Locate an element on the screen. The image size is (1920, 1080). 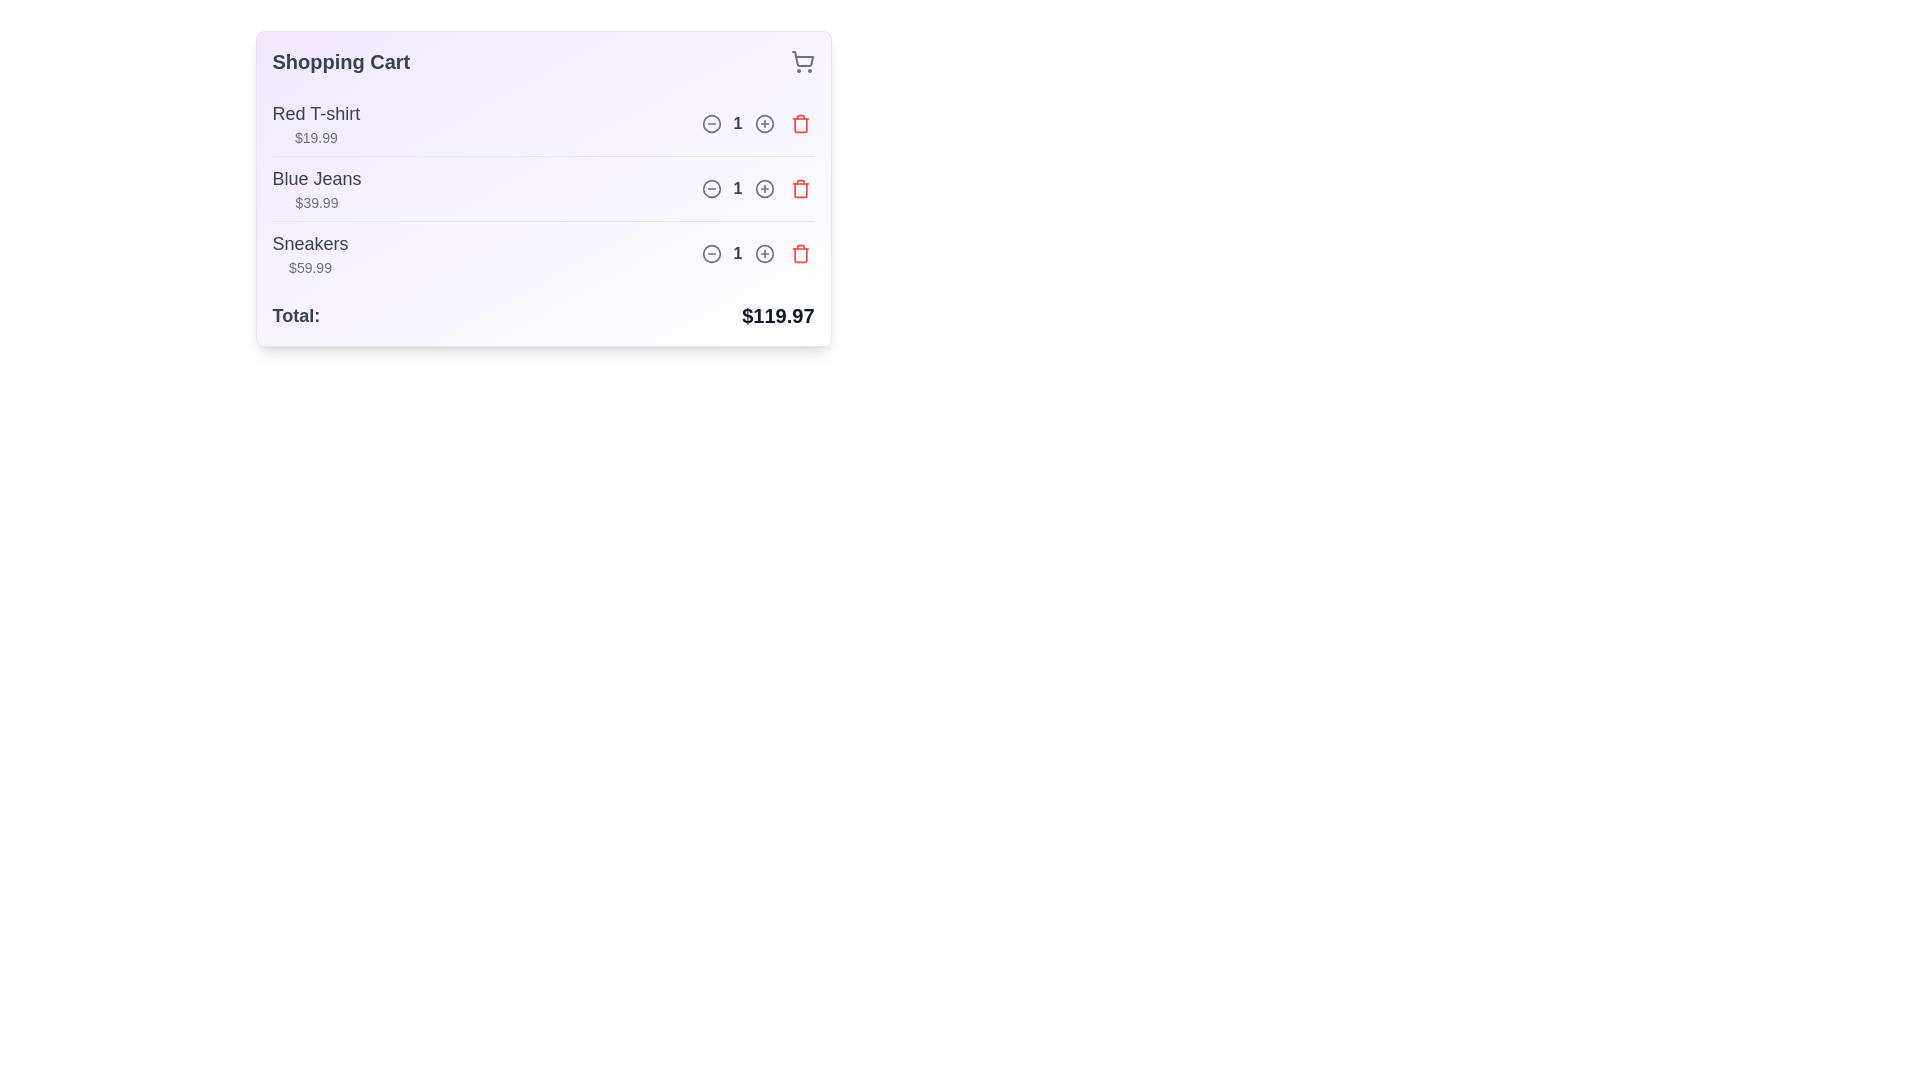
displayed numeric value '1' in bold gray font located between the decrement and increment buttons in the shopping cart controls is located at coordinates (737, 123).